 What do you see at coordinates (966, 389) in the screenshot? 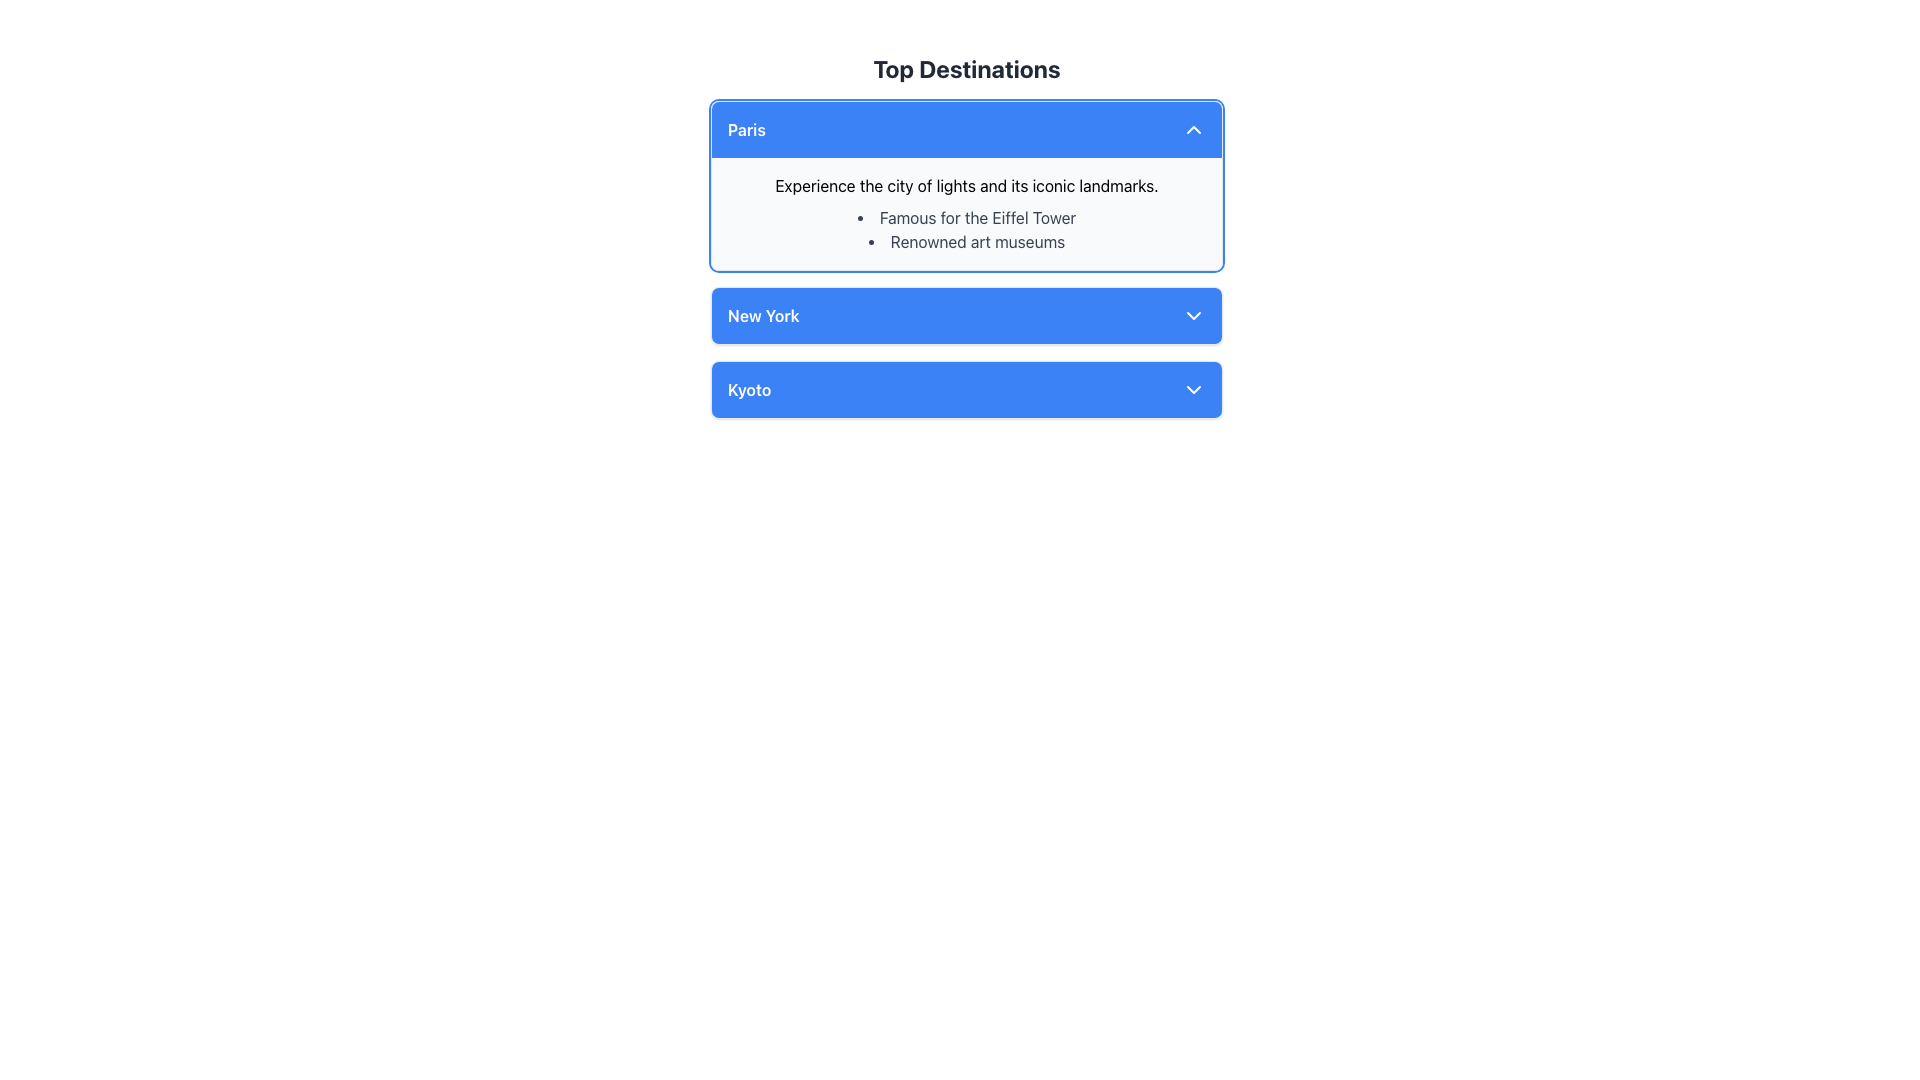
I see `the blue rectangular button labeled 'Kyoto'` at bounding box center [966, 389].